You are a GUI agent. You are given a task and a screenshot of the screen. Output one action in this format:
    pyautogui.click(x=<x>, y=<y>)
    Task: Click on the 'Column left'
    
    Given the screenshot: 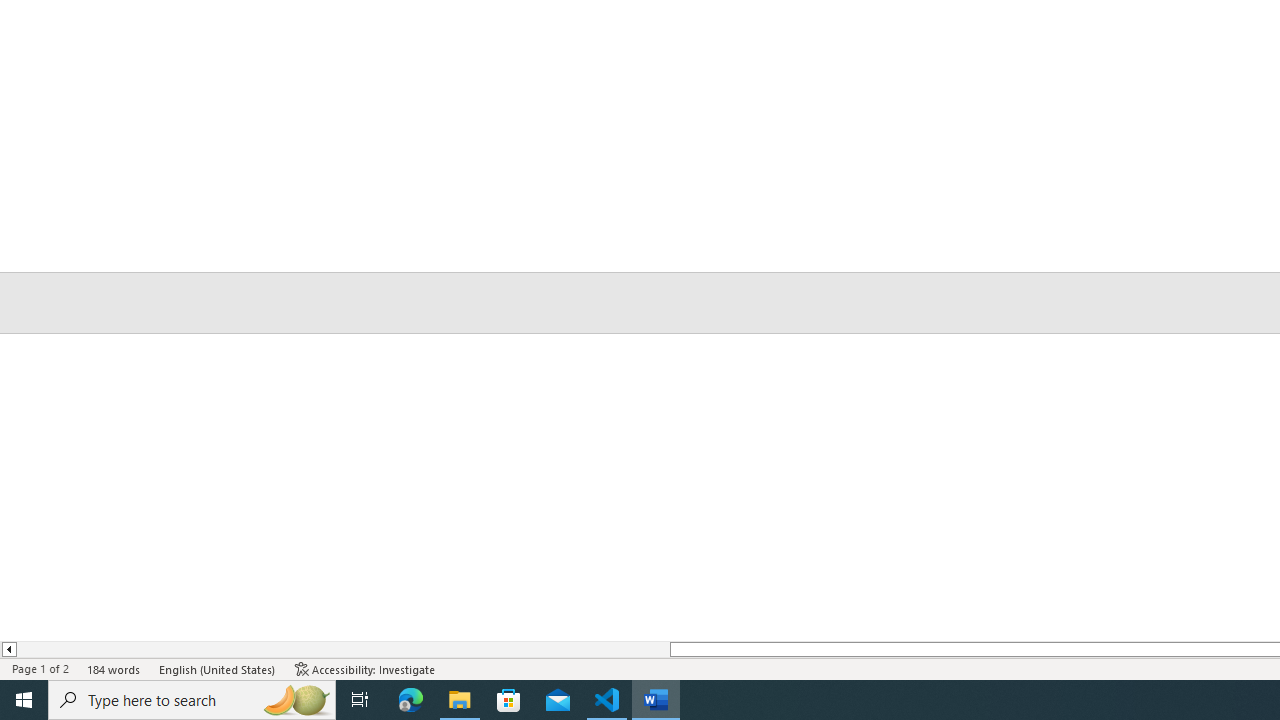 What is the action you would take?
    pyautogui.click(x=8, y=649)
    